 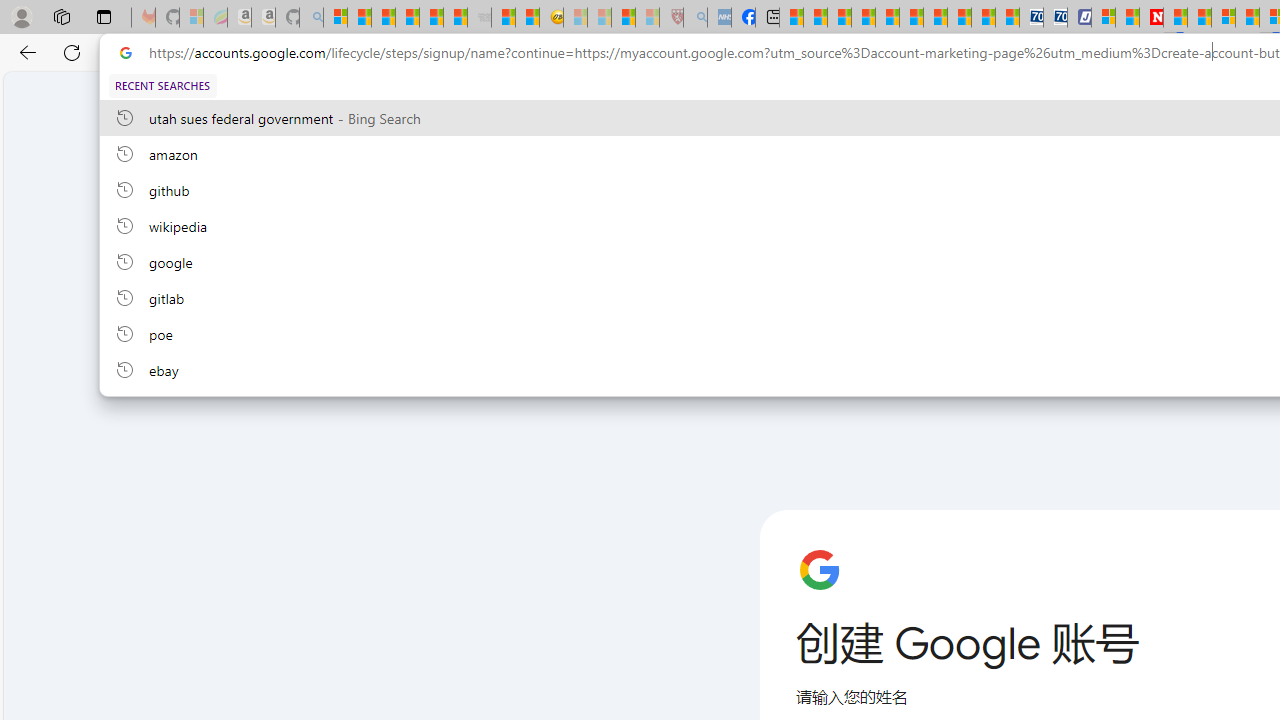 What do you see at coordinates (1199, 17) in the screenshot?
I see `'14 Common Myths Debunked By Scientific Facts'` at bounding box center [1199, 17].